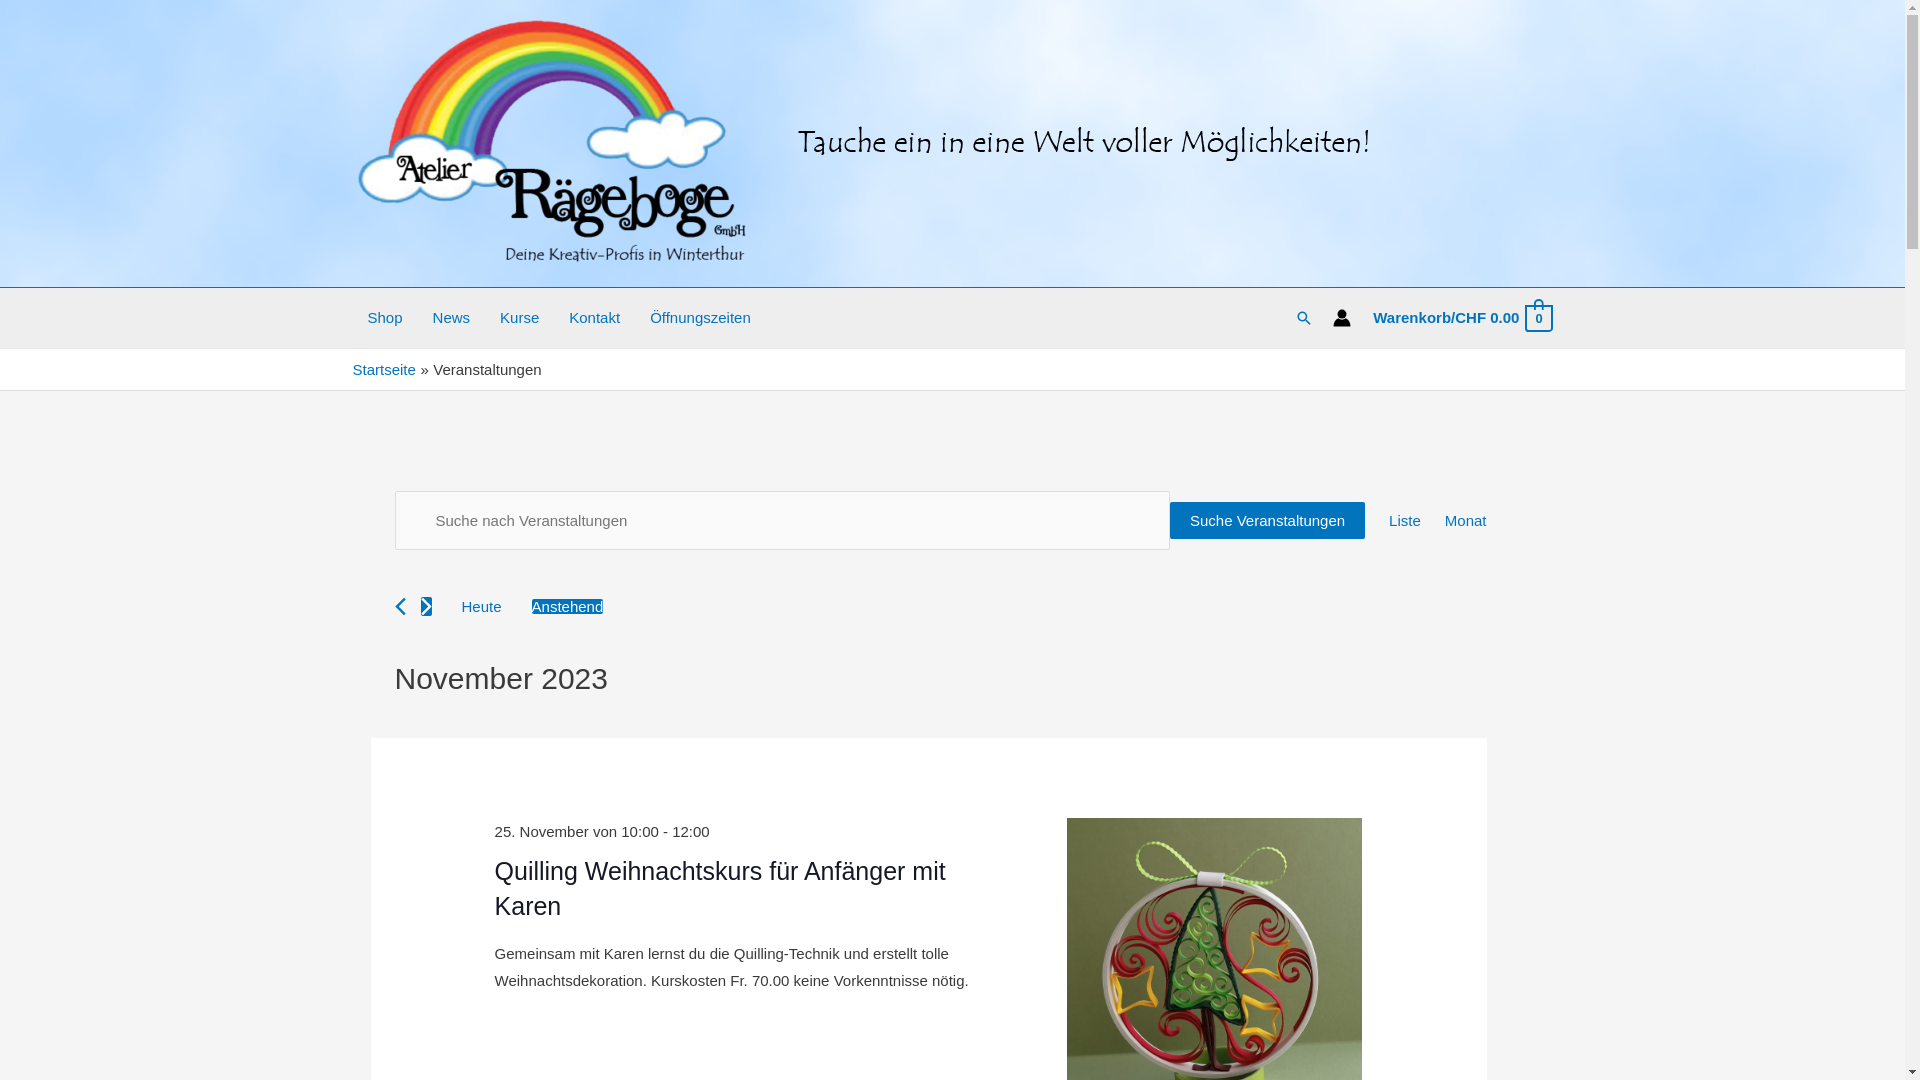 This screenshot has width=1920, height=1080. Describe the element at coordinates (566, 605) in the screenshot. I see `'Anstehend'` at that location.